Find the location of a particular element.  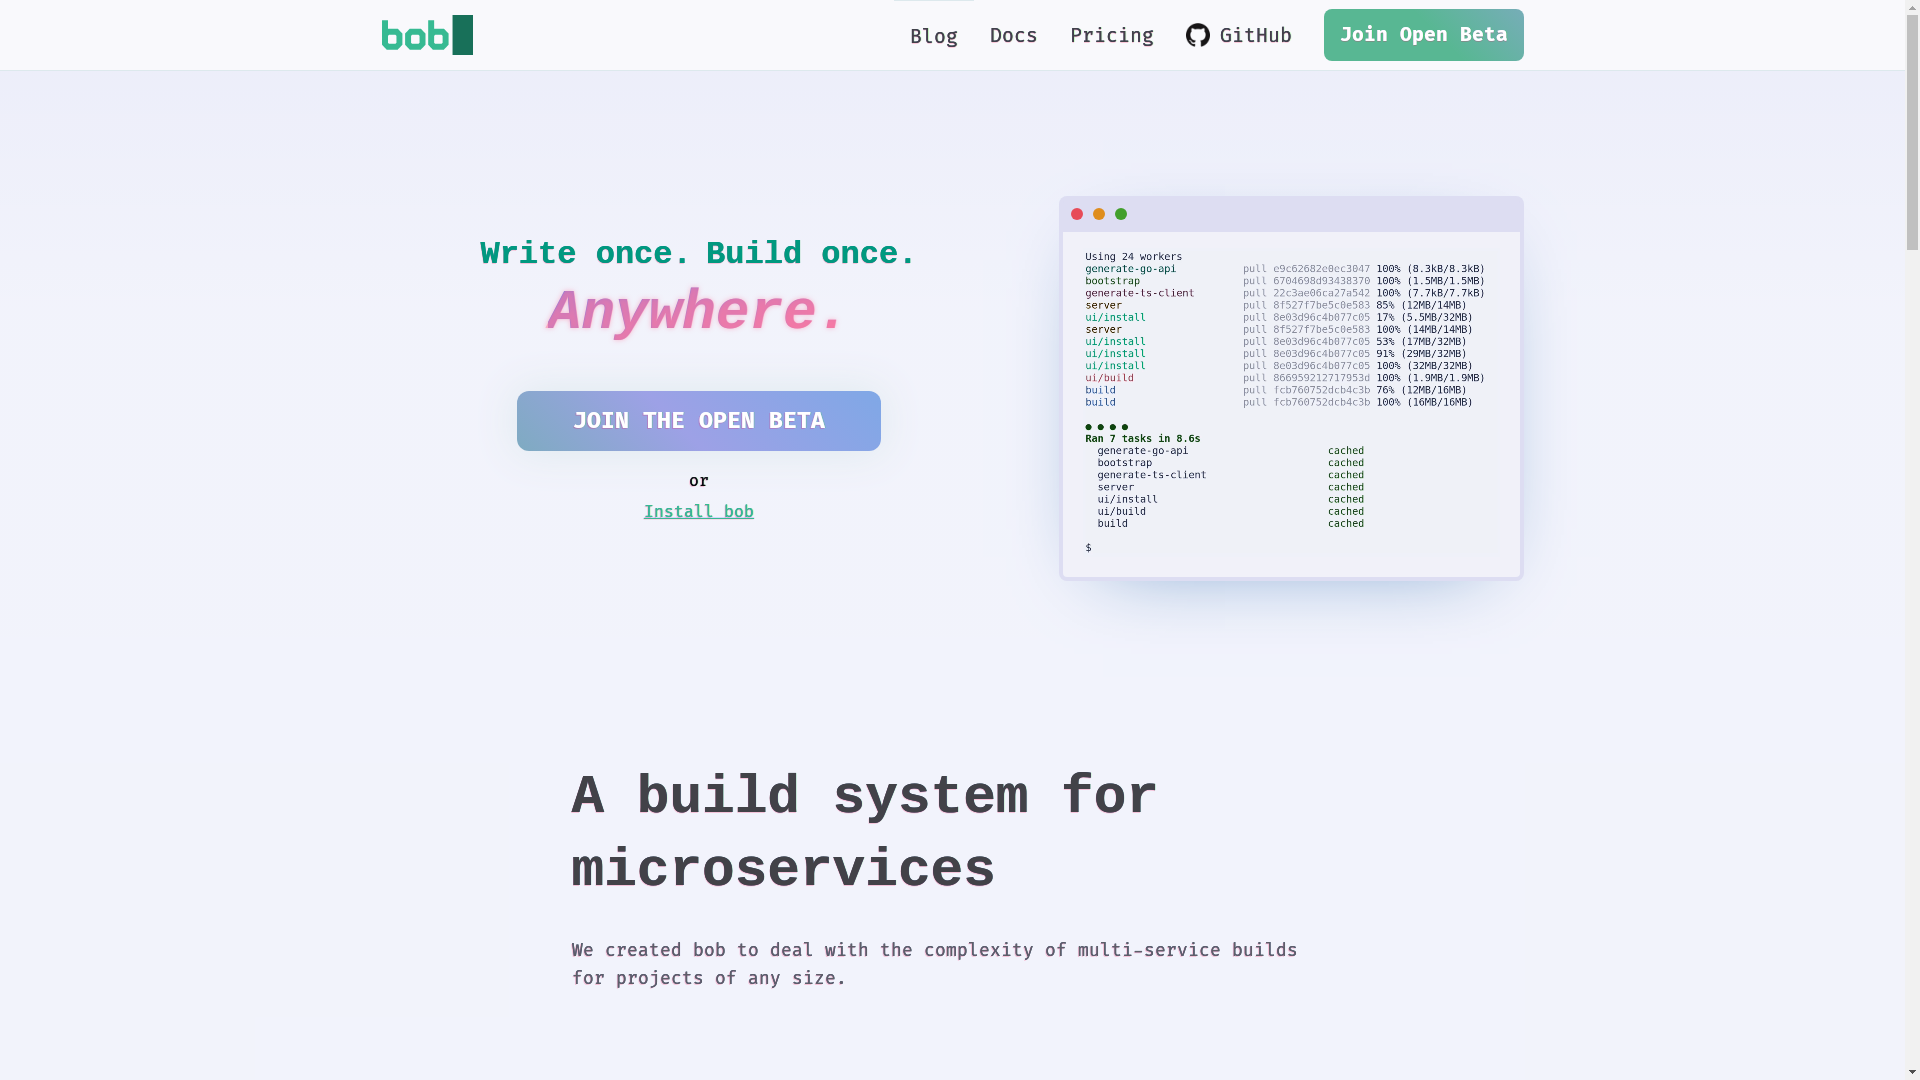

'Blog' is located at coordinates (933, 36).